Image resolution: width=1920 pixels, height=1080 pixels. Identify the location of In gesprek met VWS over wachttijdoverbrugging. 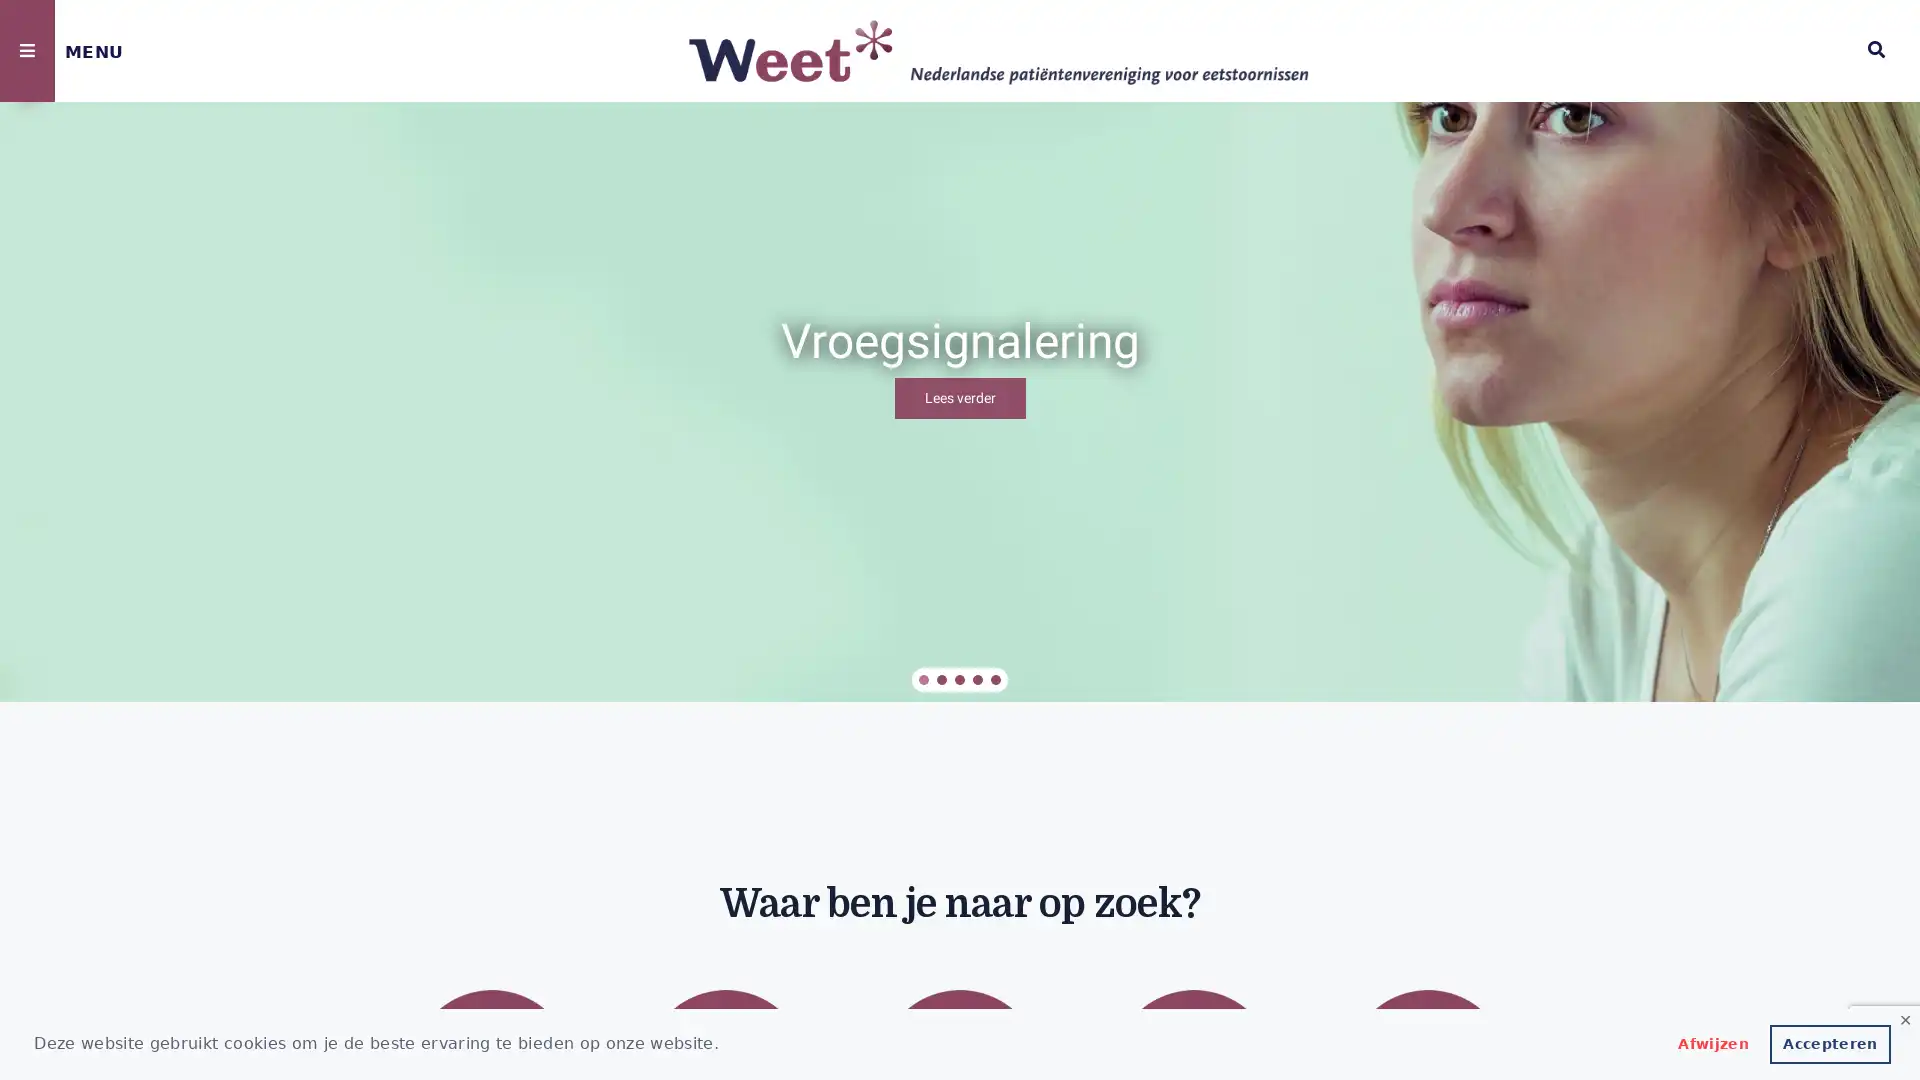
(996, 678).